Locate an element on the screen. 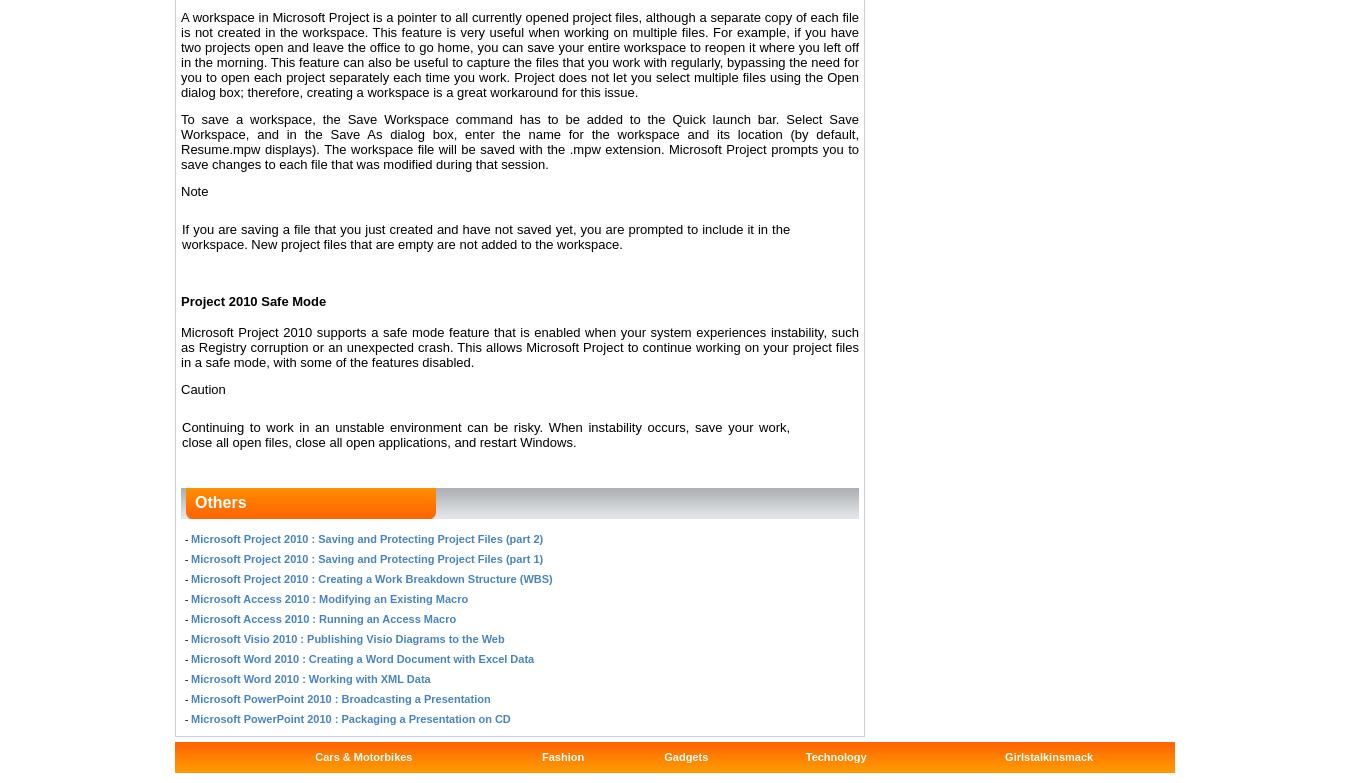  'Microsoft Project 2010 supports a
safe mode feature that is enabled when your system experiences
instability, such as Registry corruption or an unexpected crash. This
allows Microsoft Project to continue working on your project files in a
safe mode, with some of the features disabled.' is located at coordinates (181, 346).